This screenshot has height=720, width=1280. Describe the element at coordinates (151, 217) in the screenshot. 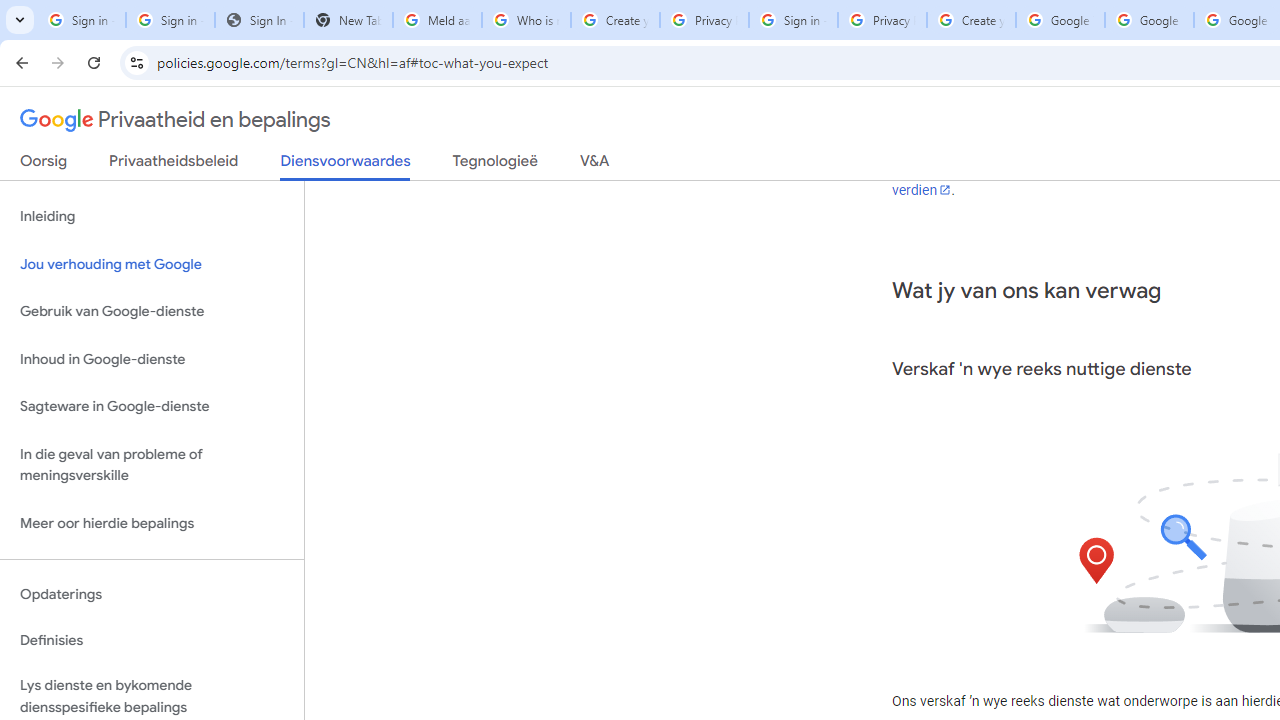

I see `'Inleiding'` at that location.